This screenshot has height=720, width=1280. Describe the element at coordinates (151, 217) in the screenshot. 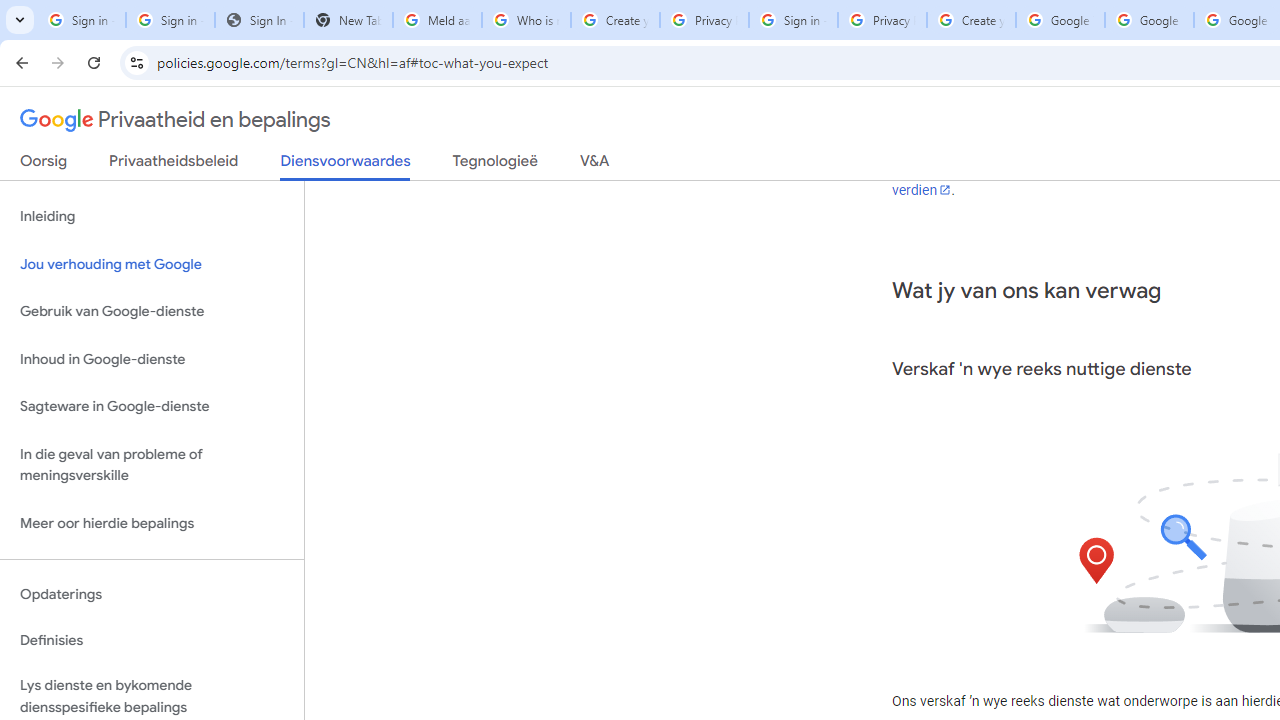

I see `'Inleiding'` at that location.